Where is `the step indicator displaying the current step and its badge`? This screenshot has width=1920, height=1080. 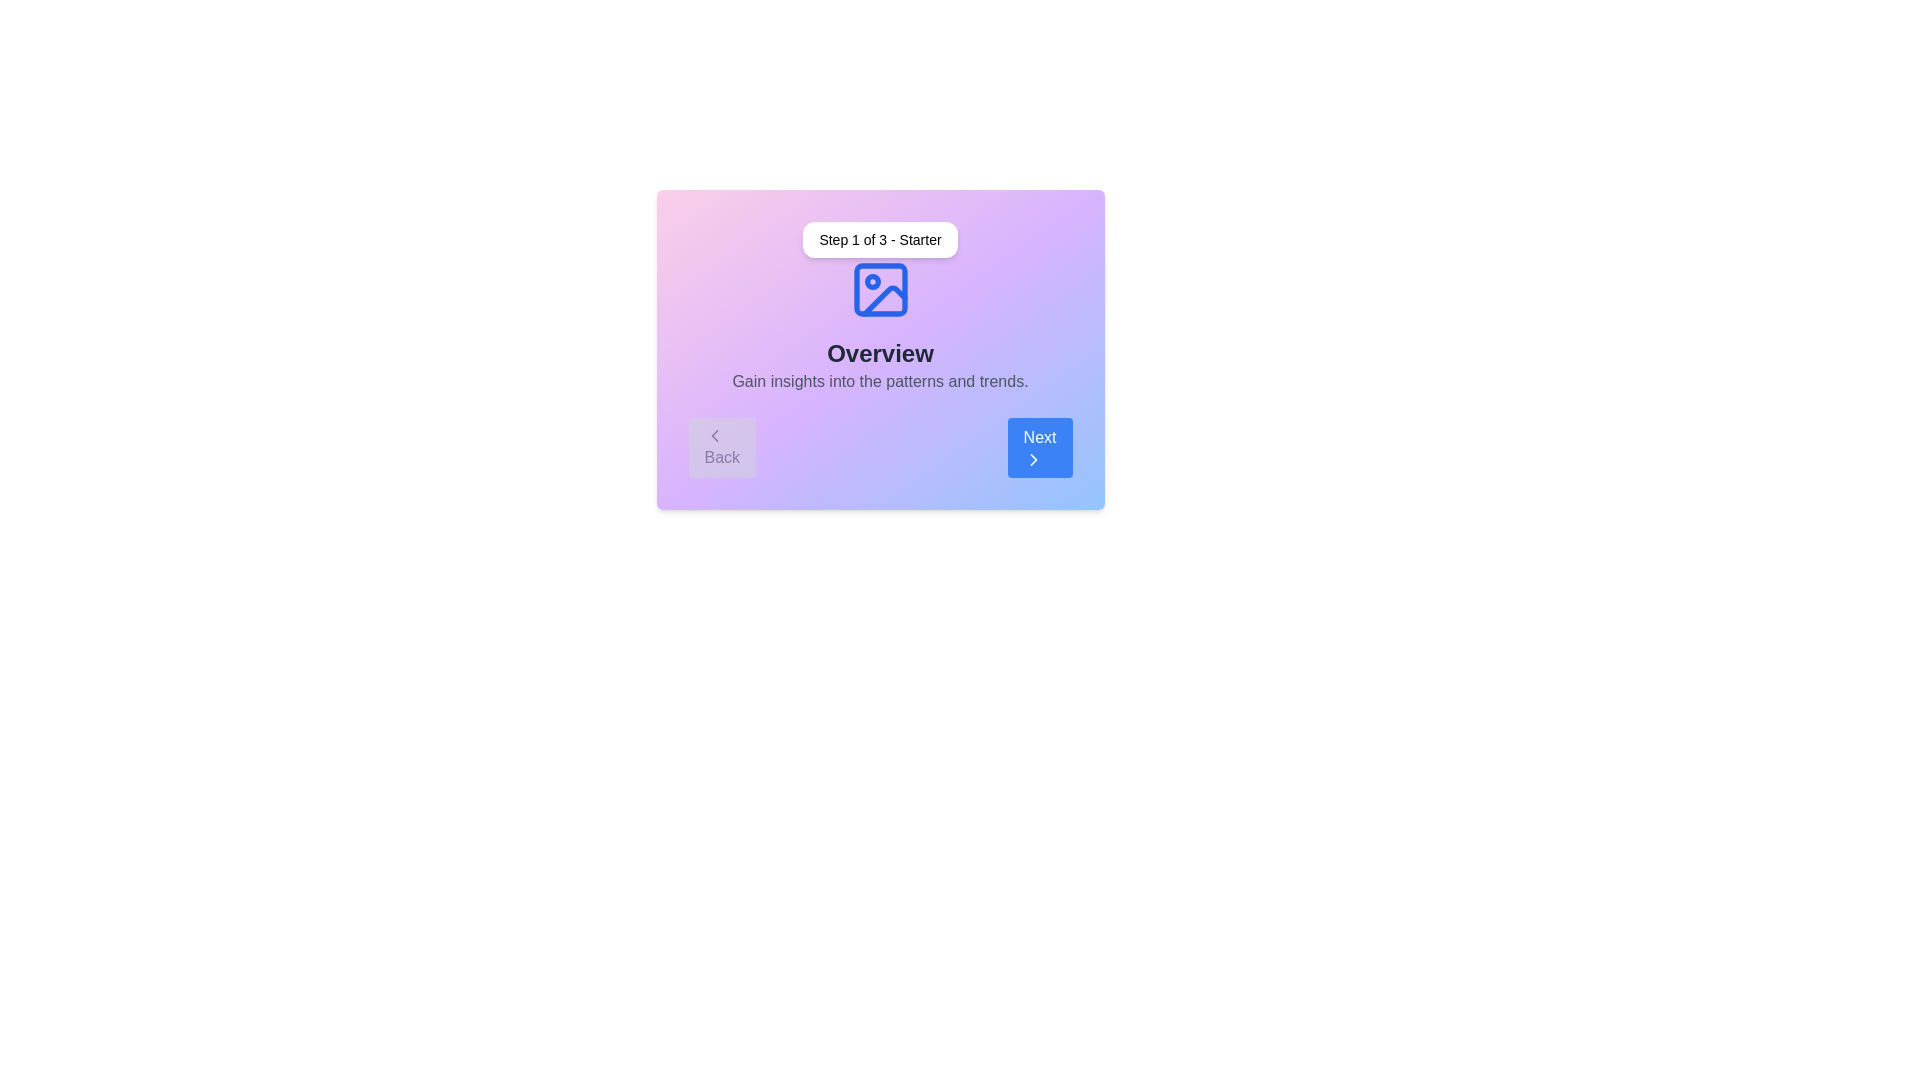
the step indicator displaying the current step and its badge is located at coordinates (880, 238).